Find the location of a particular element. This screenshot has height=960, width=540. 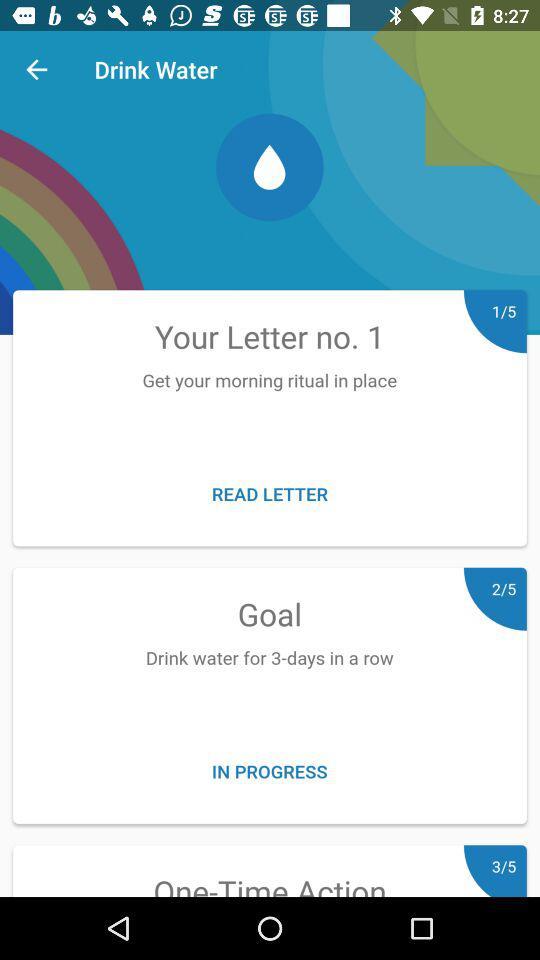

the item next to drink water item is located at coordinates (36, 69).